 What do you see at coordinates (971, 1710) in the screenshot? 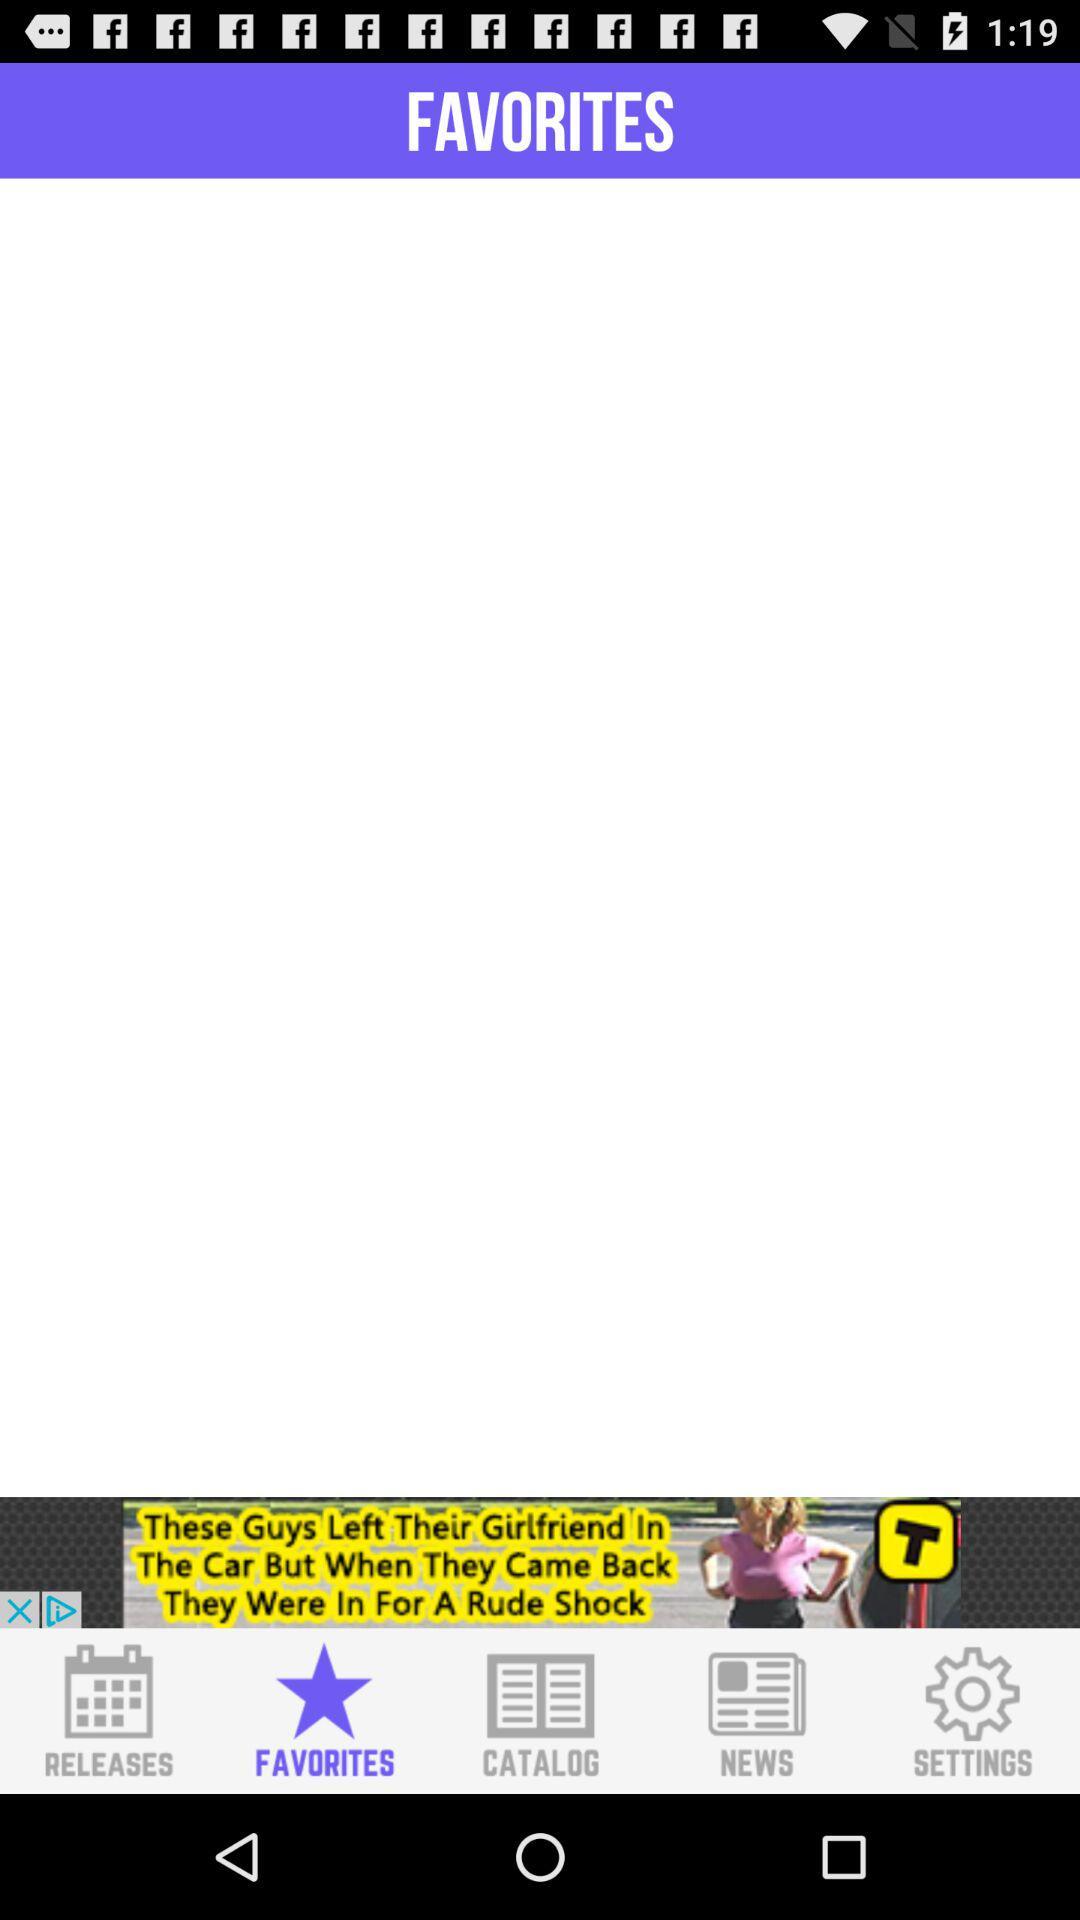
I see `settings` at bounding box center [971, 1710].